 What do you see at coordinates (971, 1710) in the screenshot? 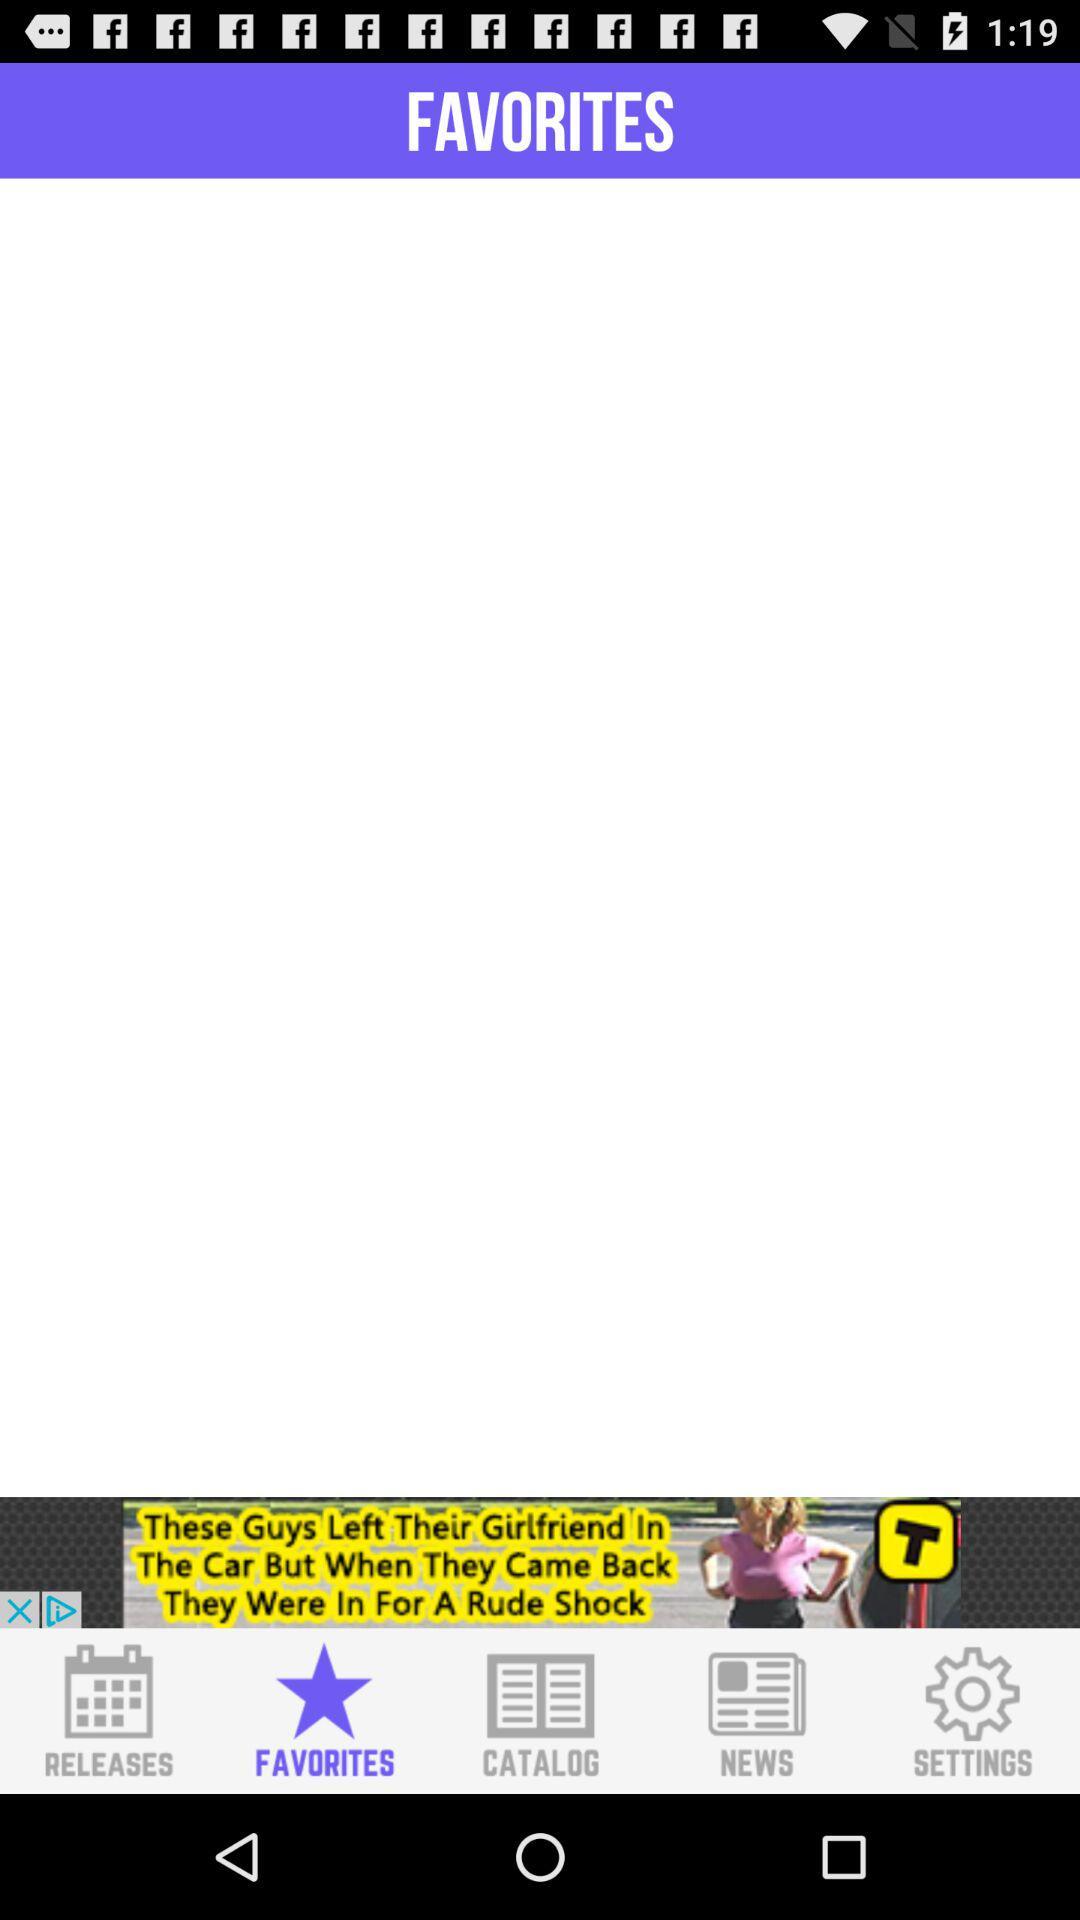
I see `settings` at bounding box center [971, 1710].